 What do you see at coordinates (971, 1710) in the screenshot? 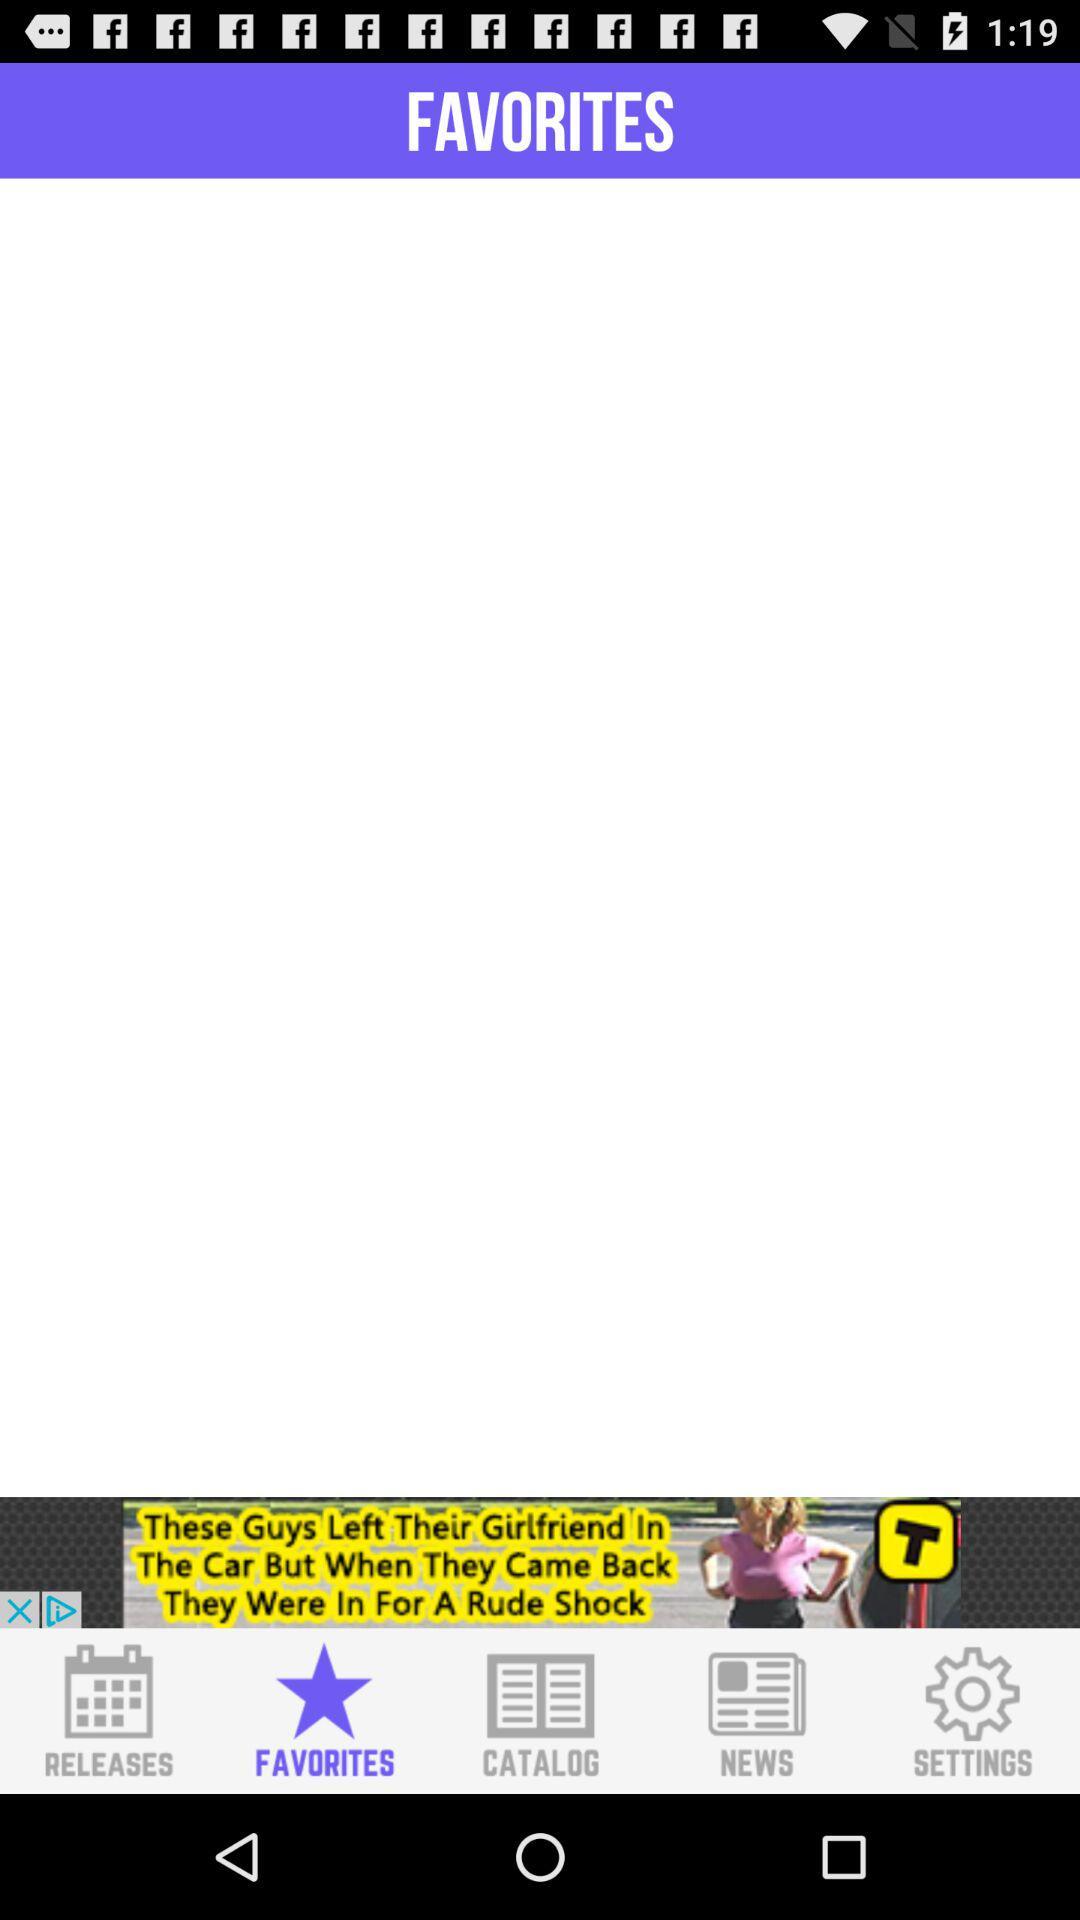
I see `settings` at bounding box center [971, 1710].